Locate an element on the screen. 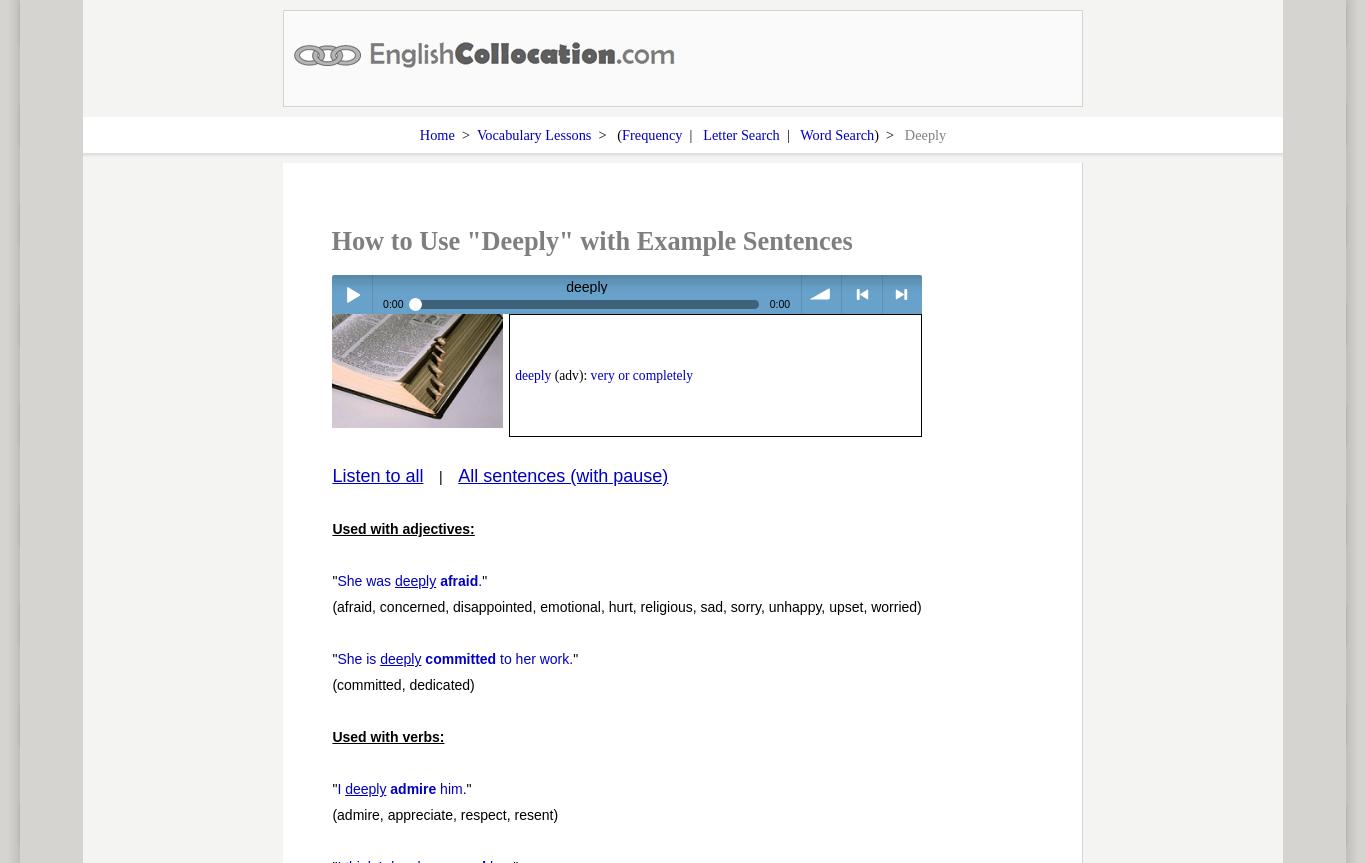  'She was' is located at coordinates (336, 580).